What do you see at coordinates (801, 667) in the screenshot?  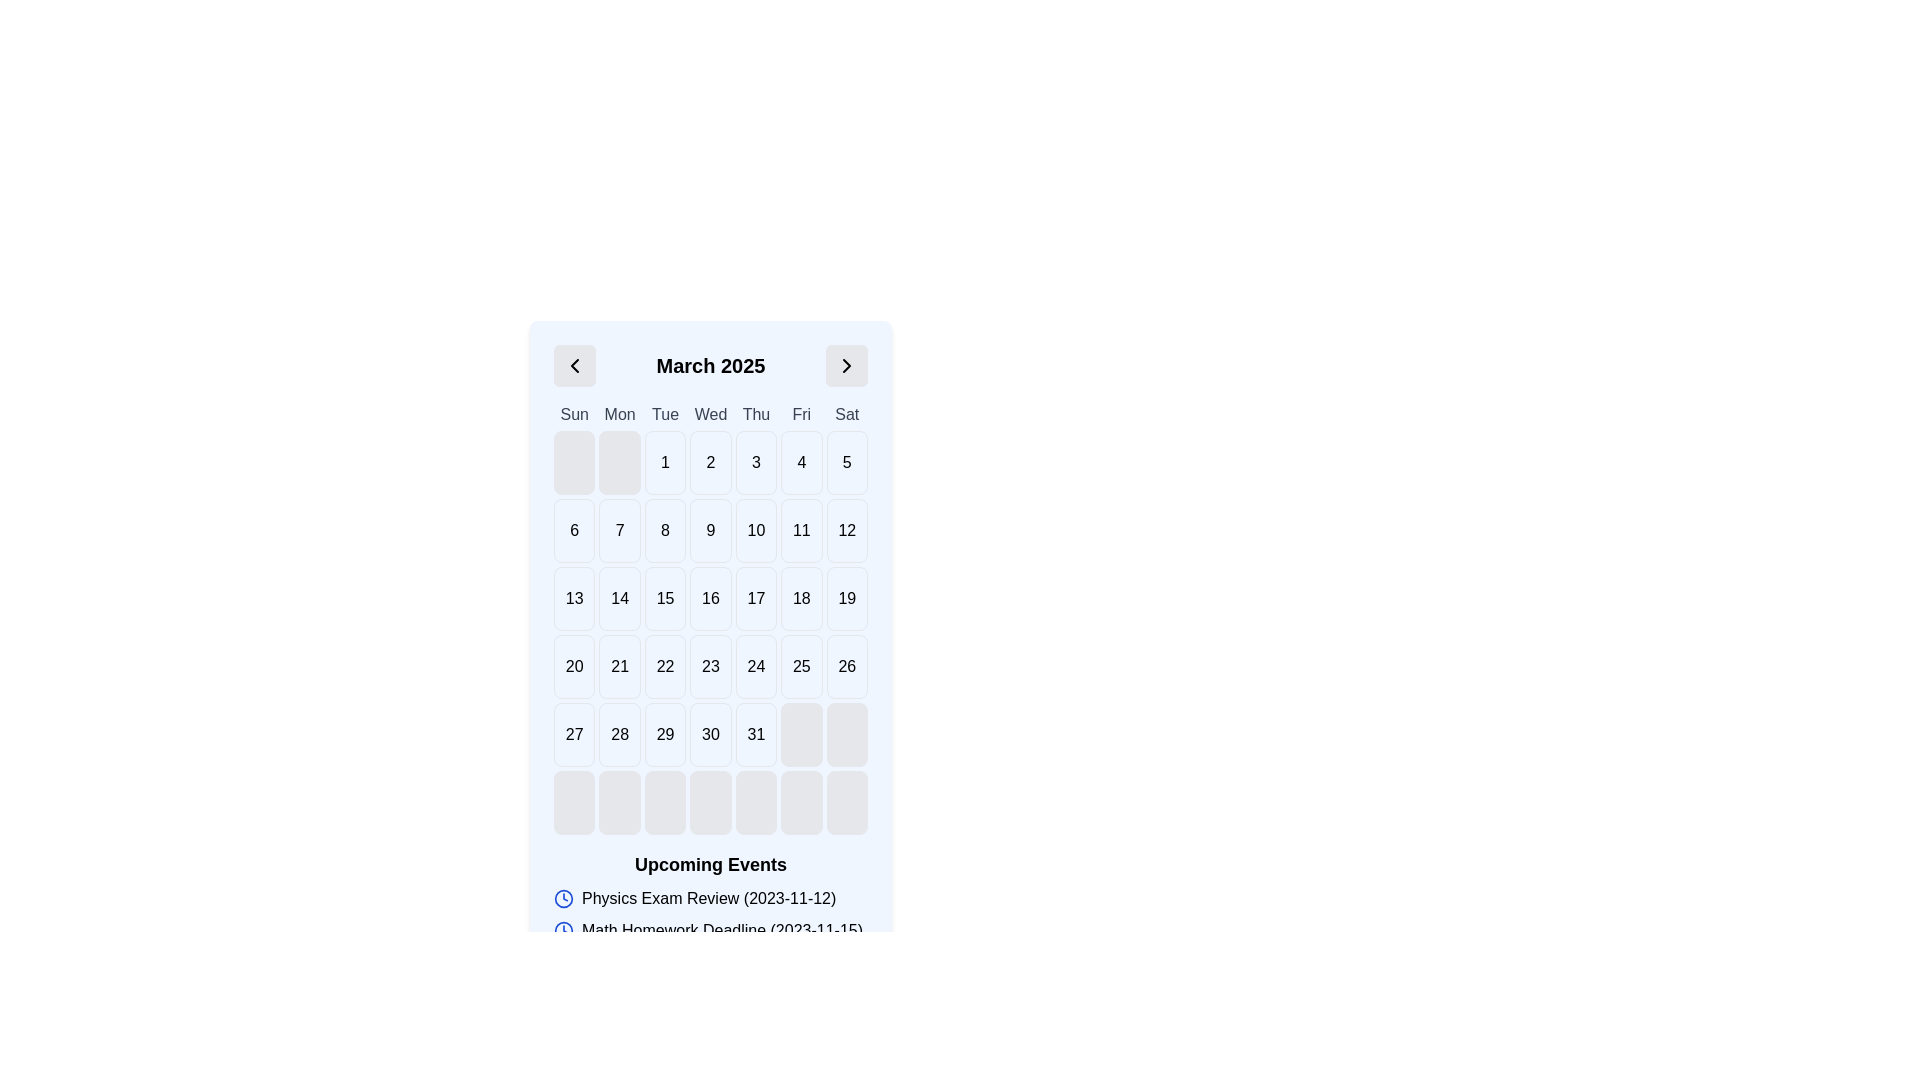 I see `the rectangular date selector button containing the number '25' in the calendar layout` at bounding box center [801, 667].